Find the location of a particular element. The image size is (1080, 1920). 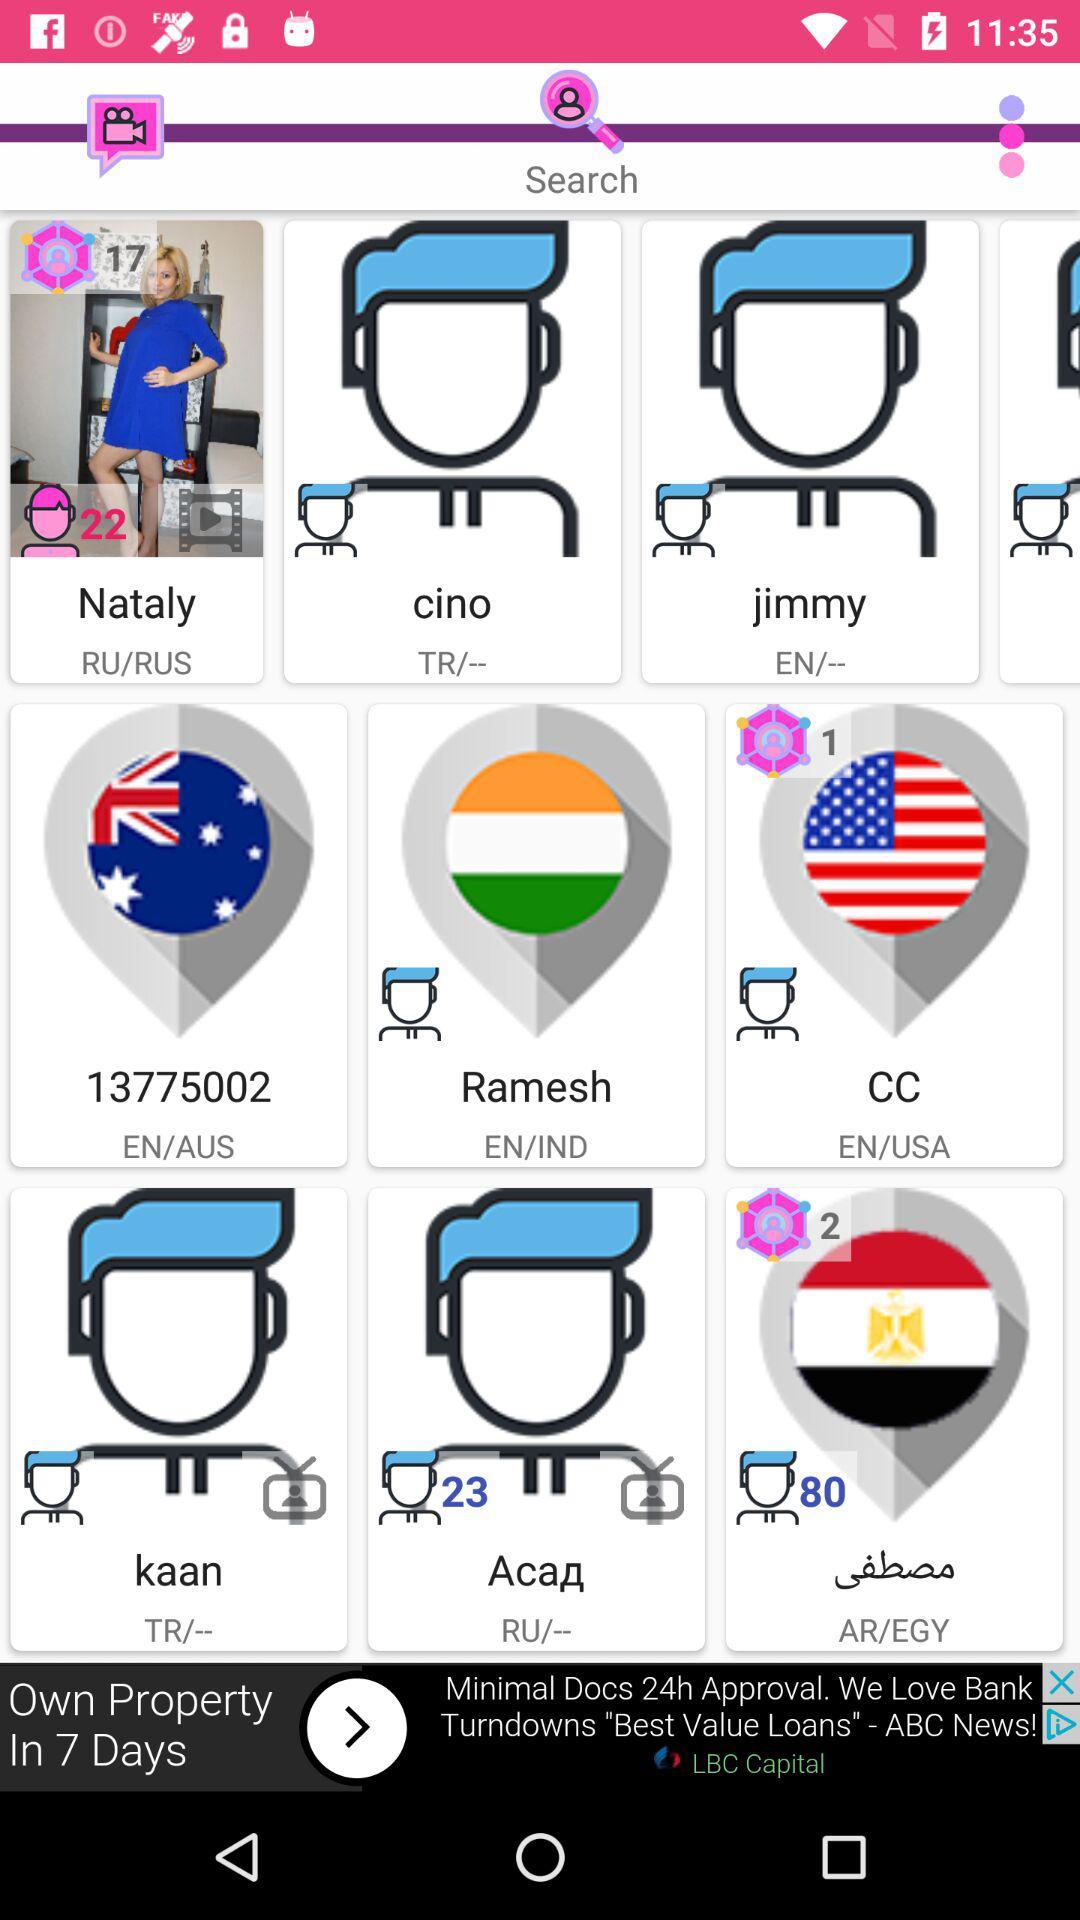

click the advertisement is located at coordinates (540, 1727).